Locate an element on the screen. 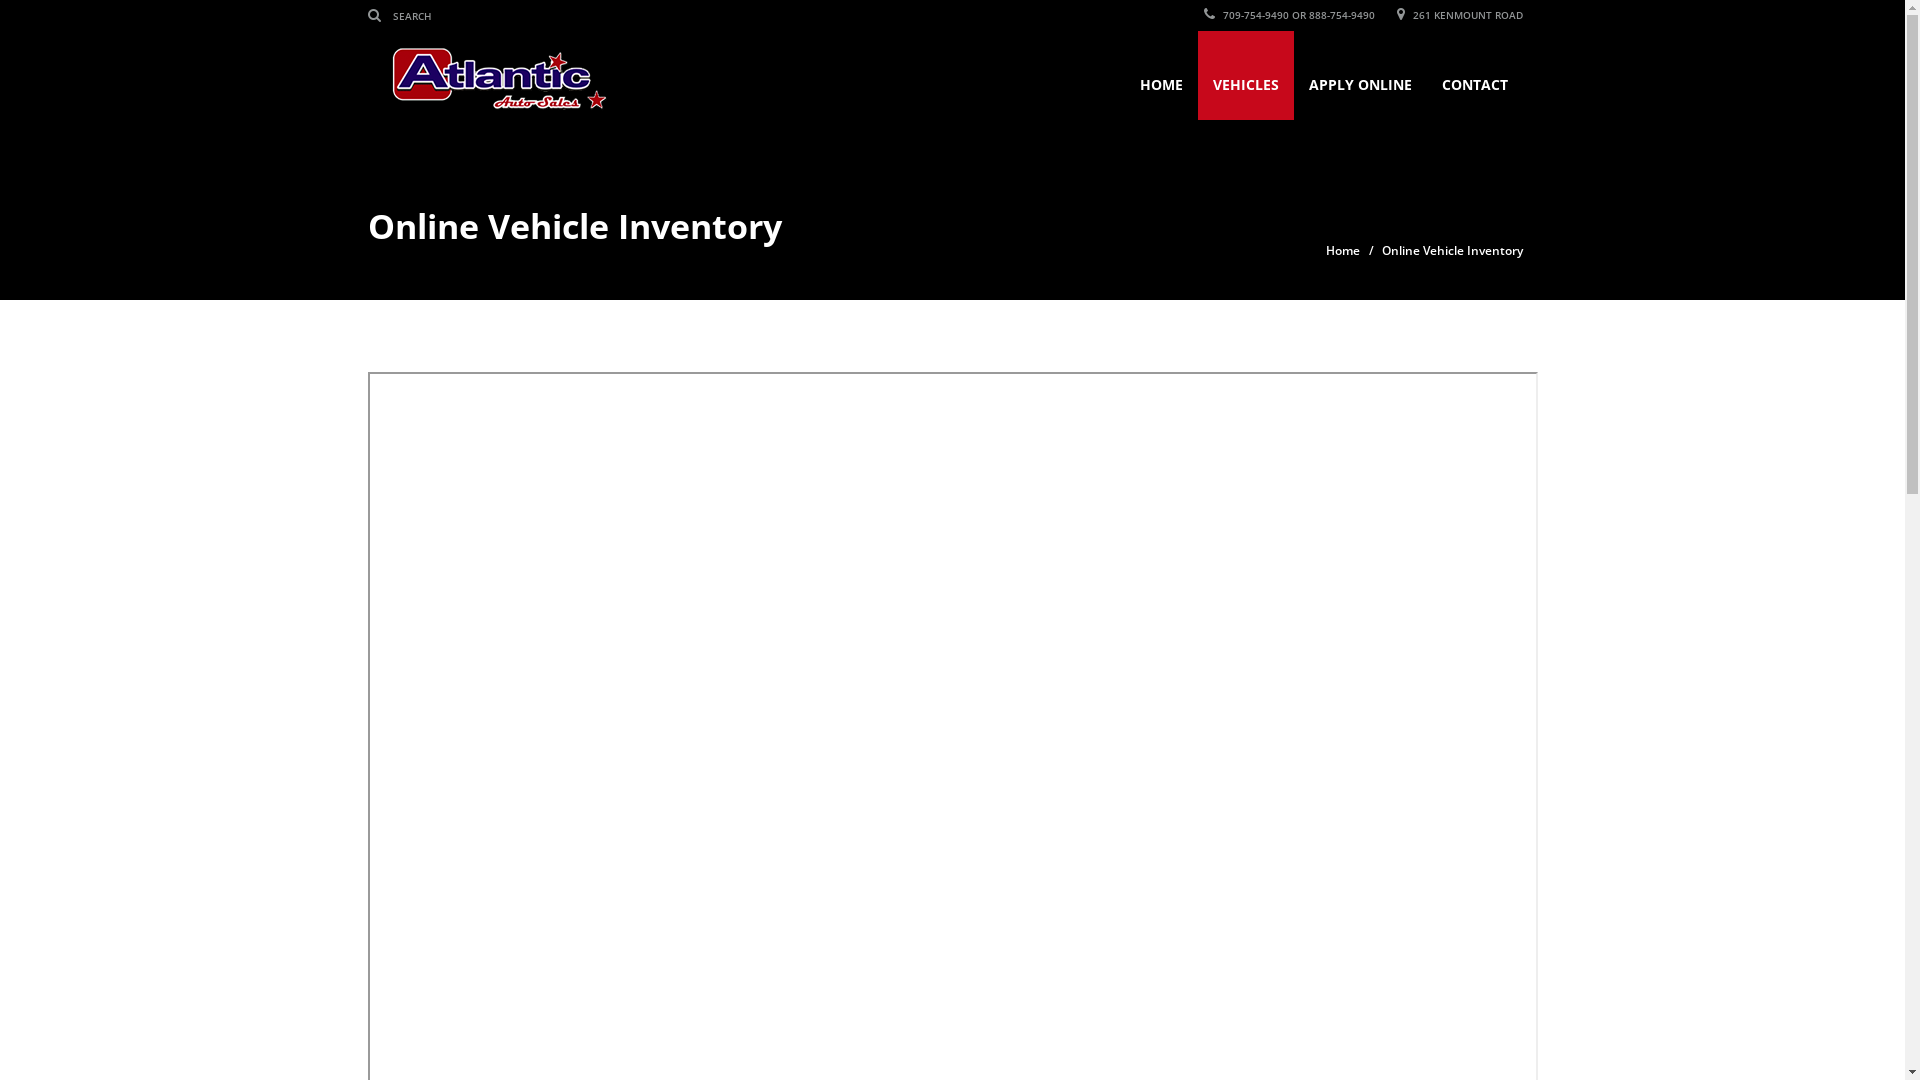  'Home' is located at coordinates (1343, 249).